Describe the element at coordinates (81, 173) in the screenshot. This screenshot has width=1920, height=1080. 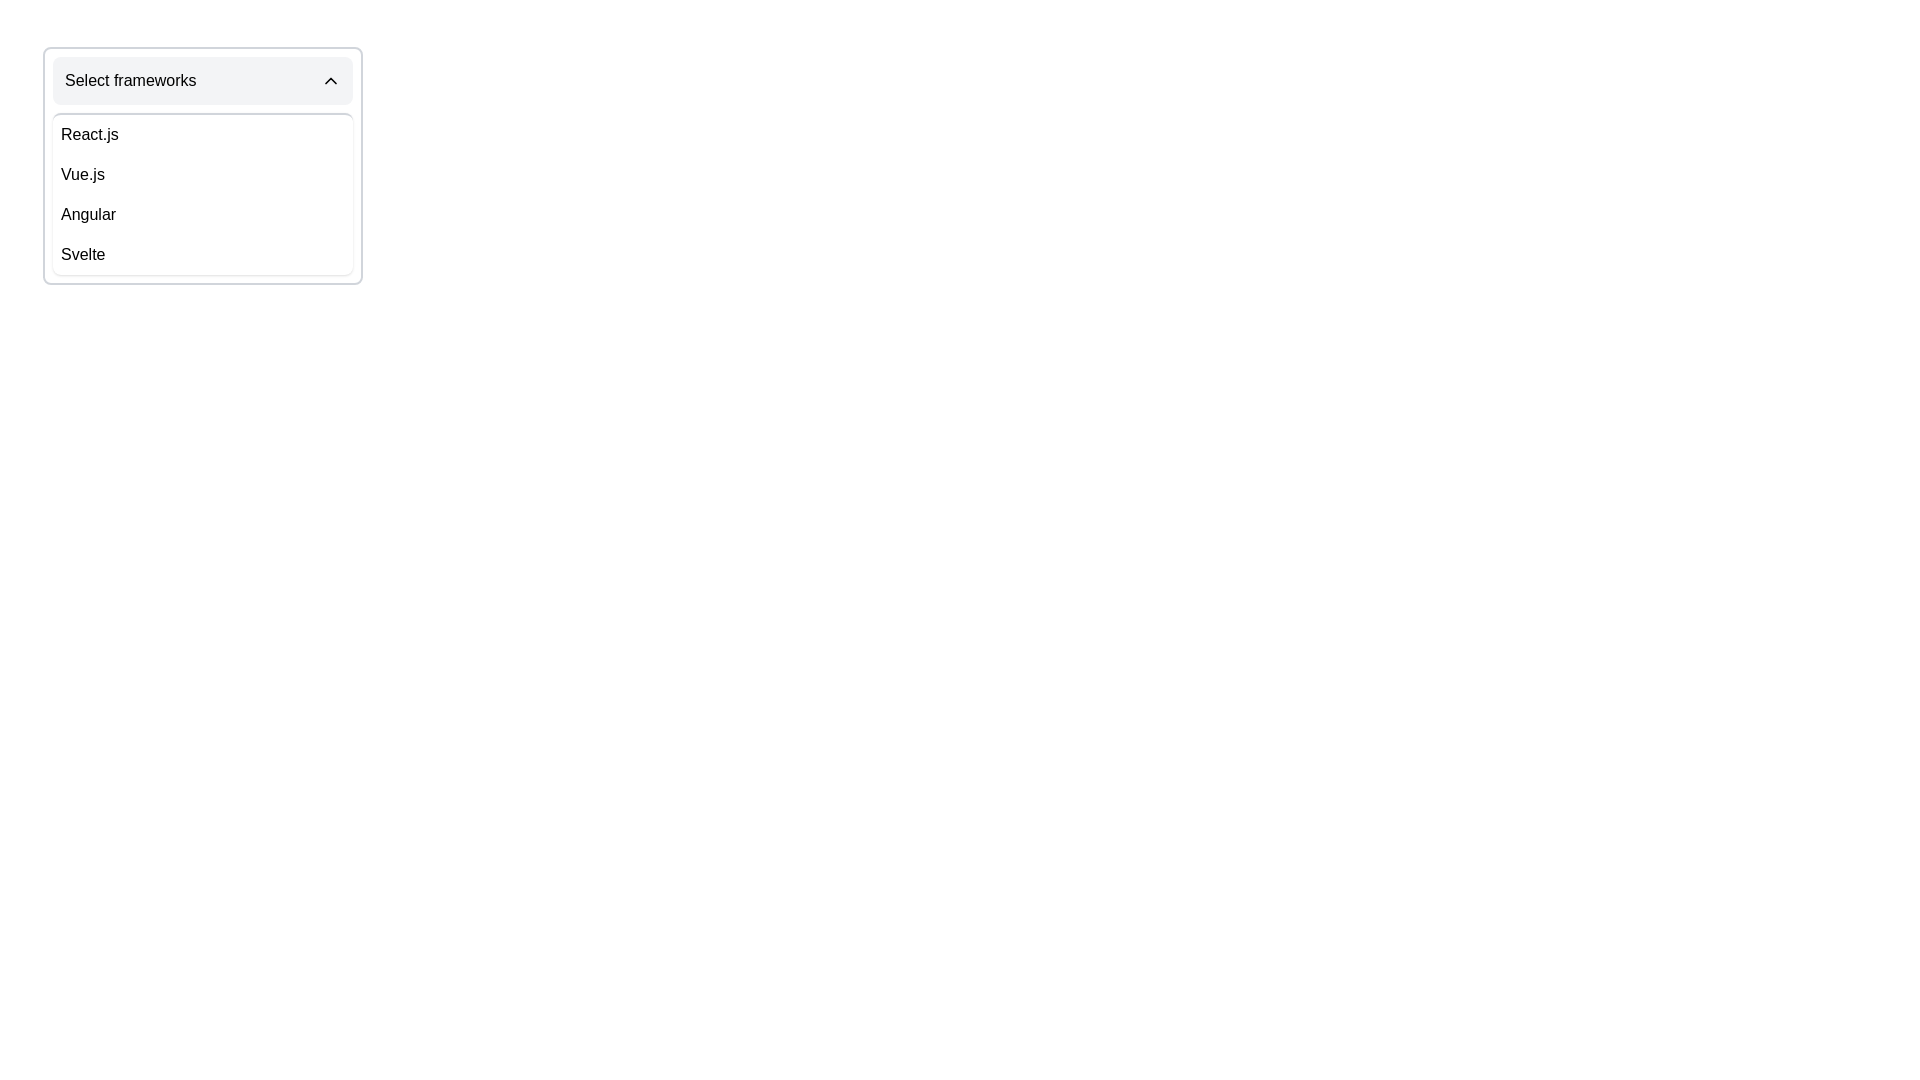
I see `the 'Vue.js' text label within the dropdown menu` at that location.